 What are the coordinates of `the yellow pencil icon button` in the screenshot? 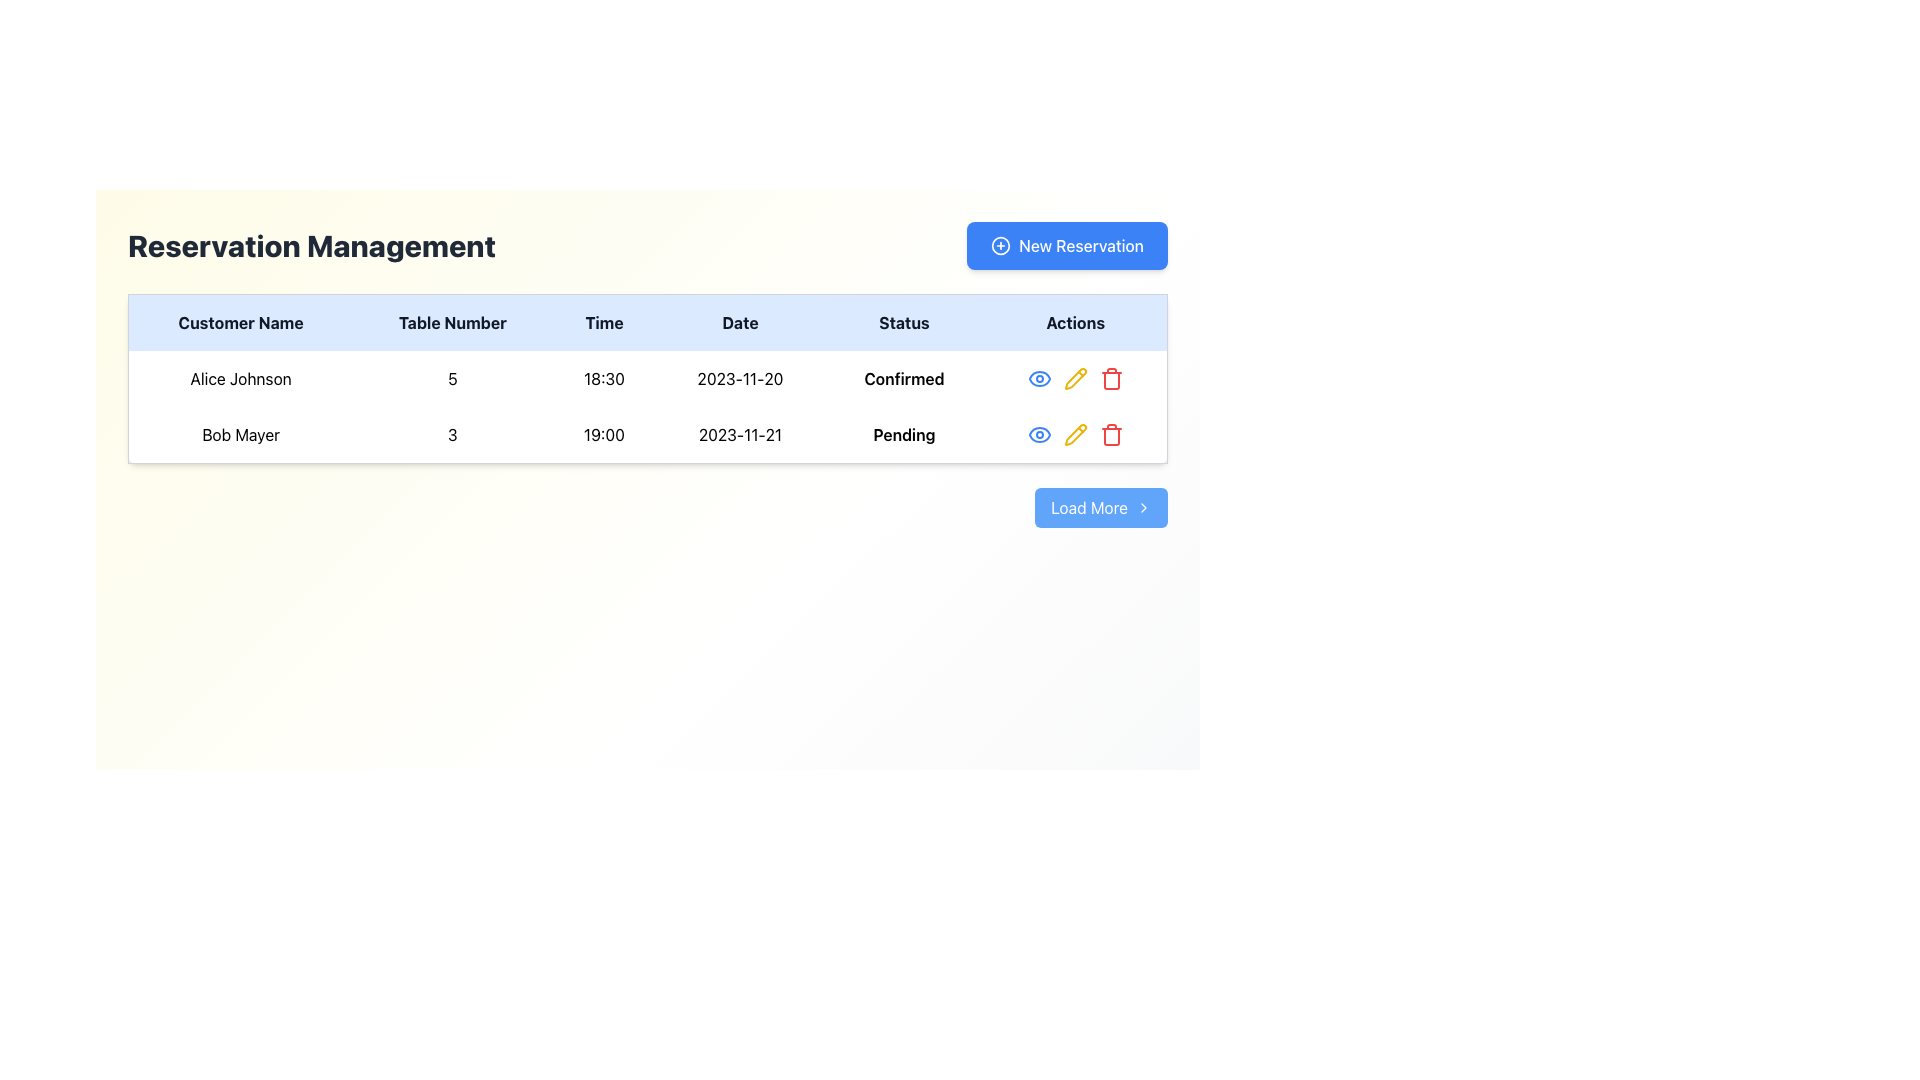 It's located at (1074, 378).